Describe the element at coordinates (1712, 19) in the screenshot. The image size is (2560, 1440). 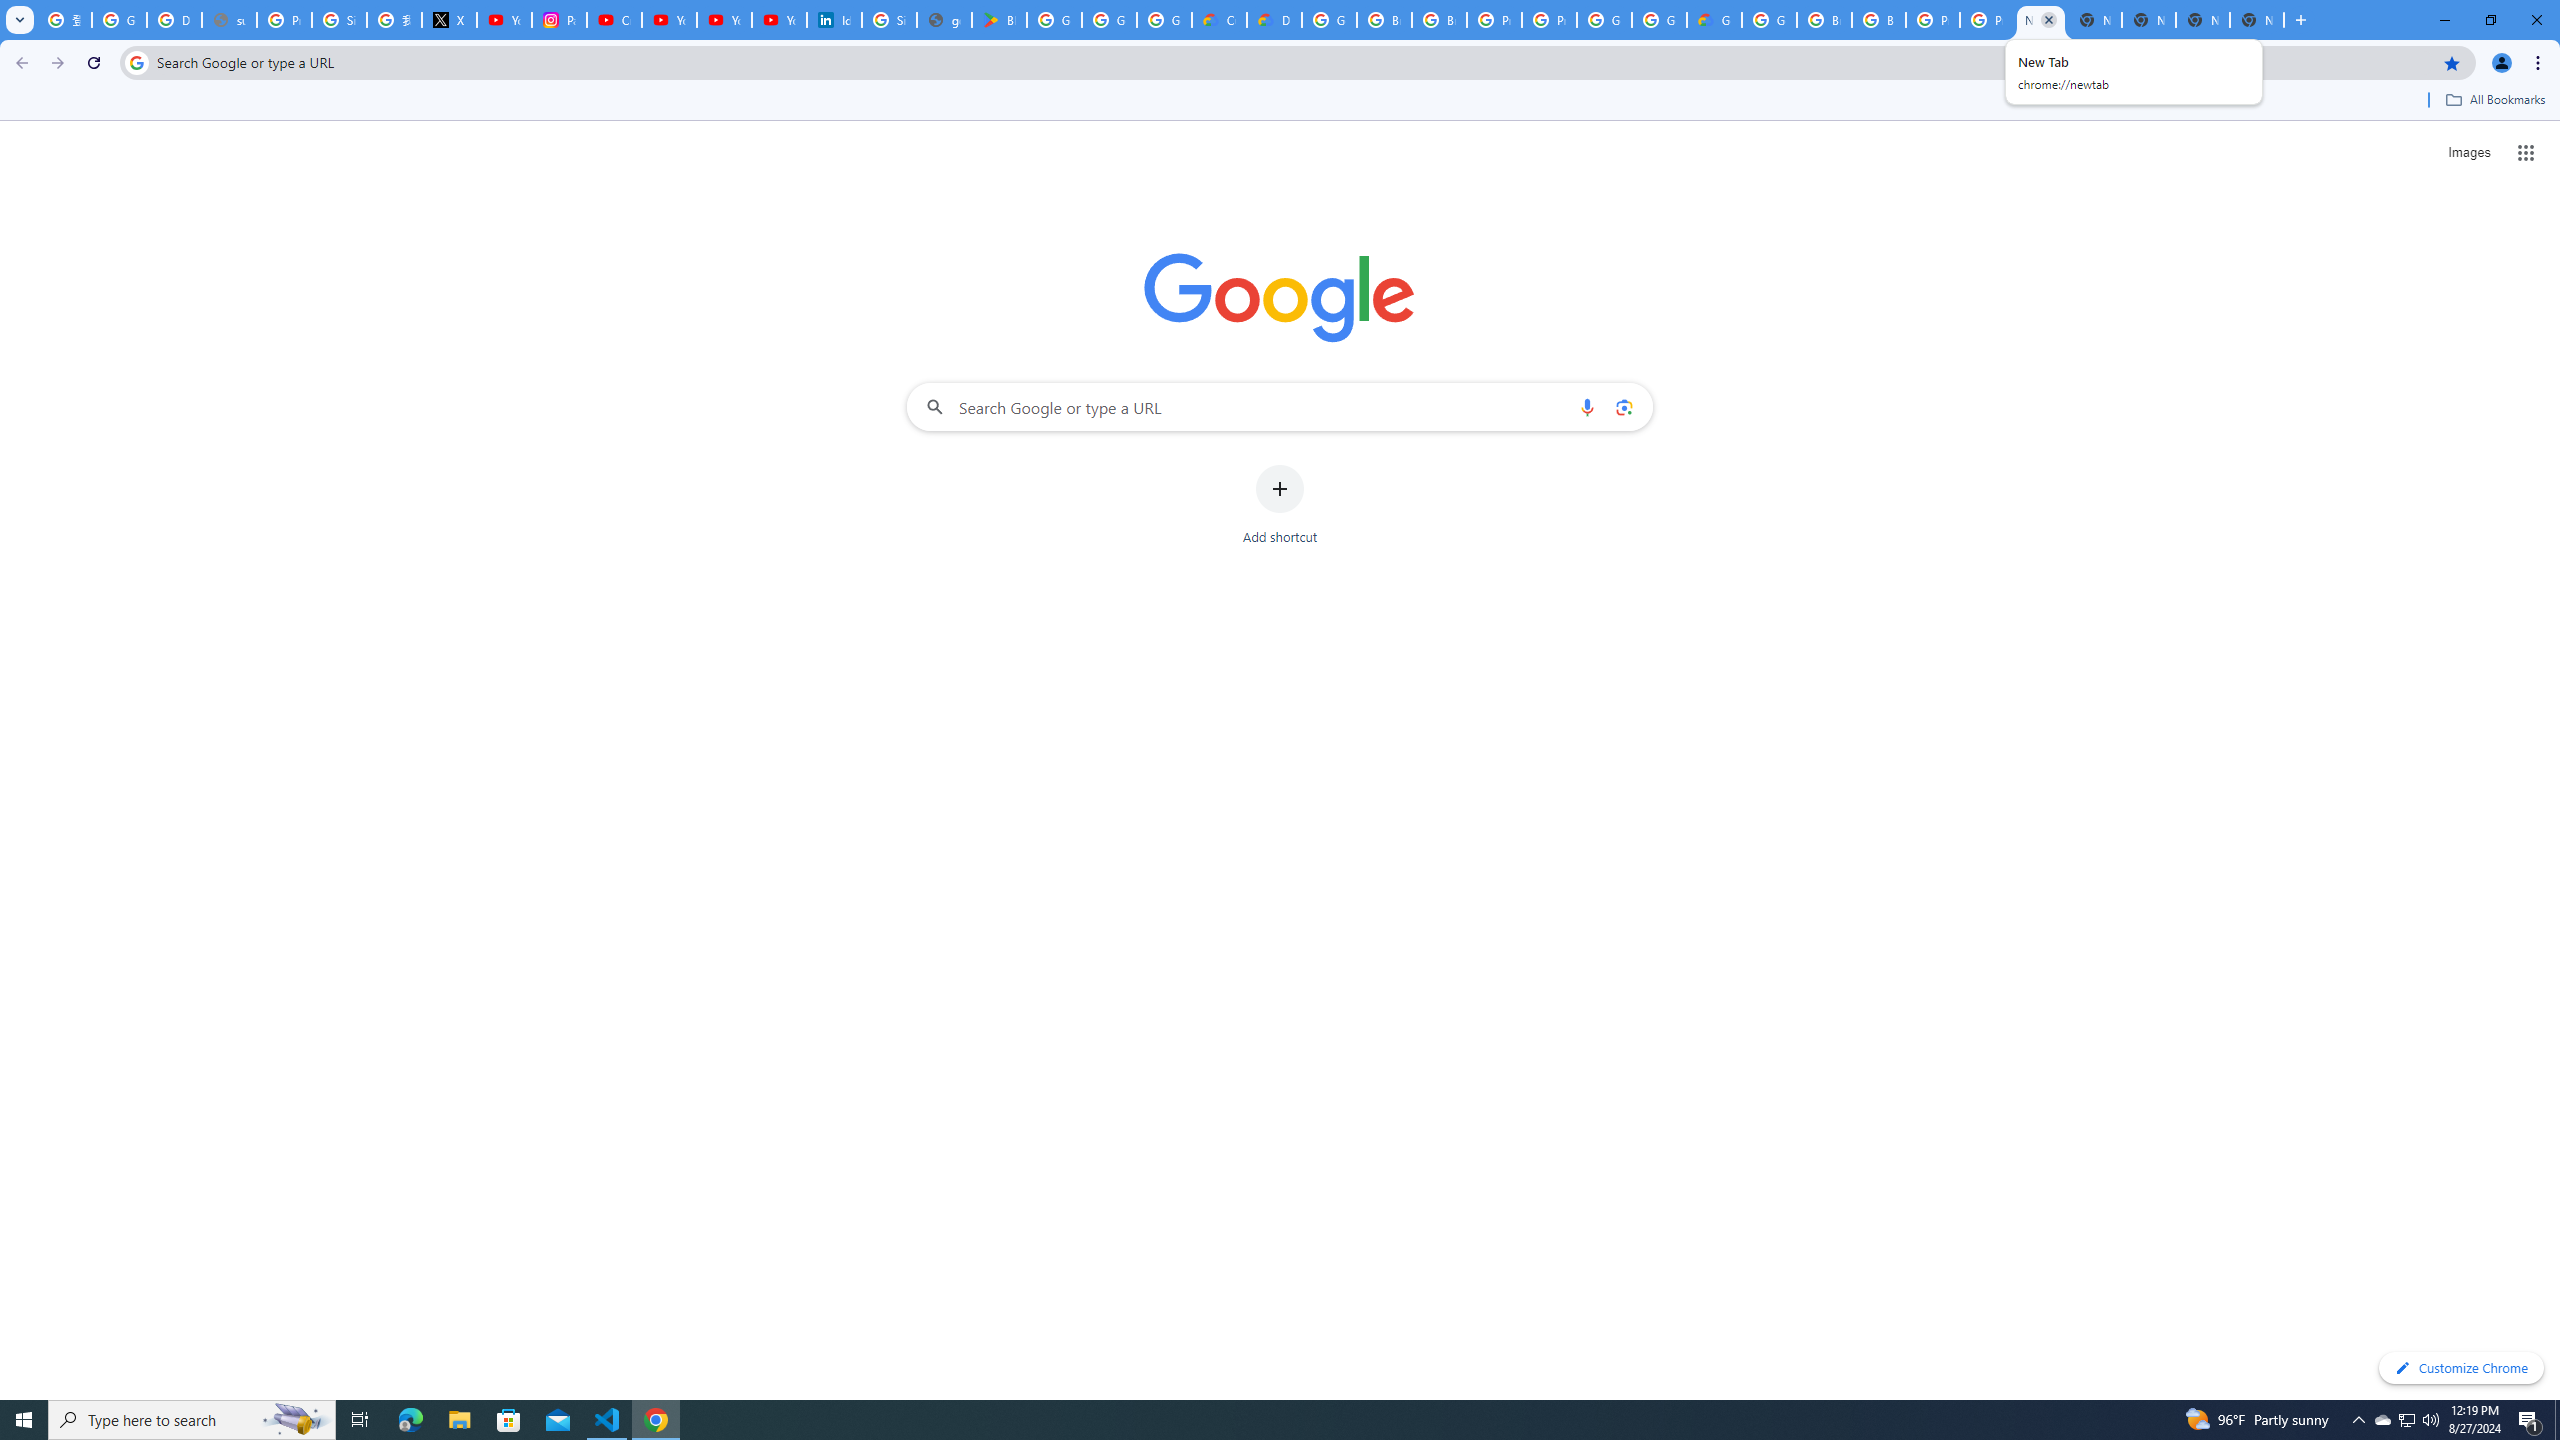
I see `'Google Cloud Estimate Summary'` at that location.